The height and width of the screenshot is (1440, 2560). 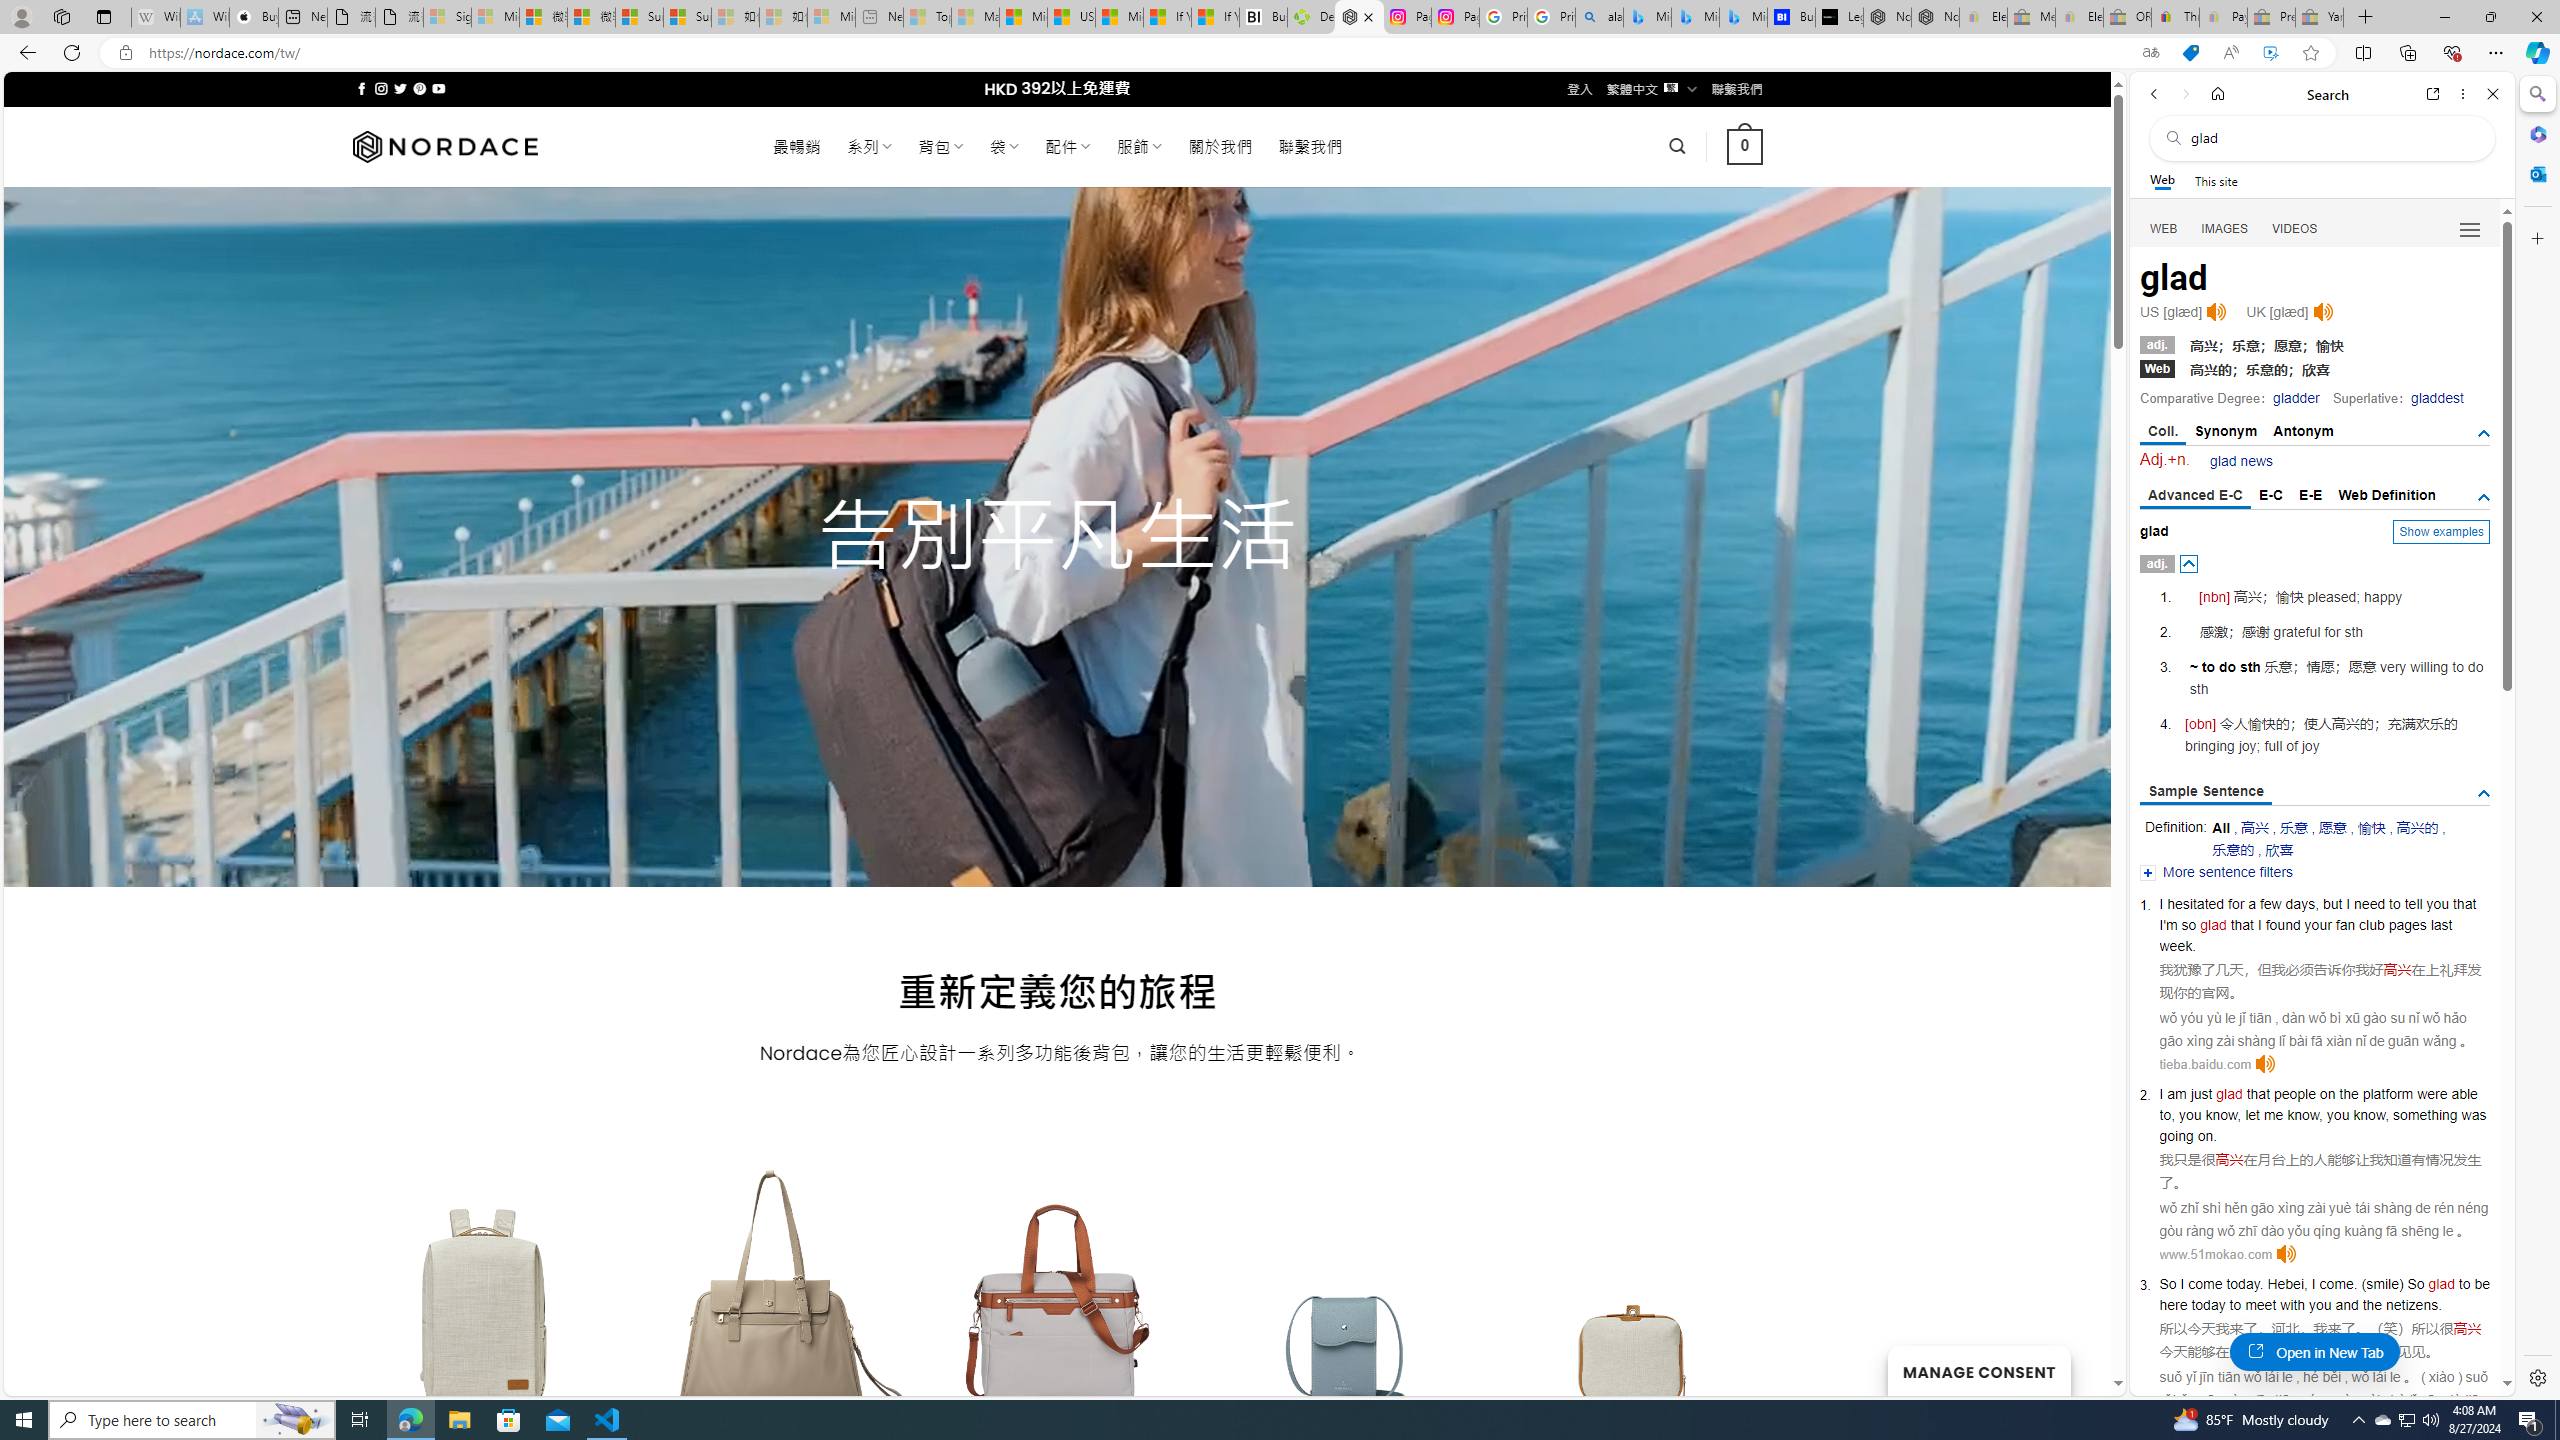 What do you see at coordinates (444, 145) in the screenshot?
I see `'Nordace'` at bounding box center [444, 145].